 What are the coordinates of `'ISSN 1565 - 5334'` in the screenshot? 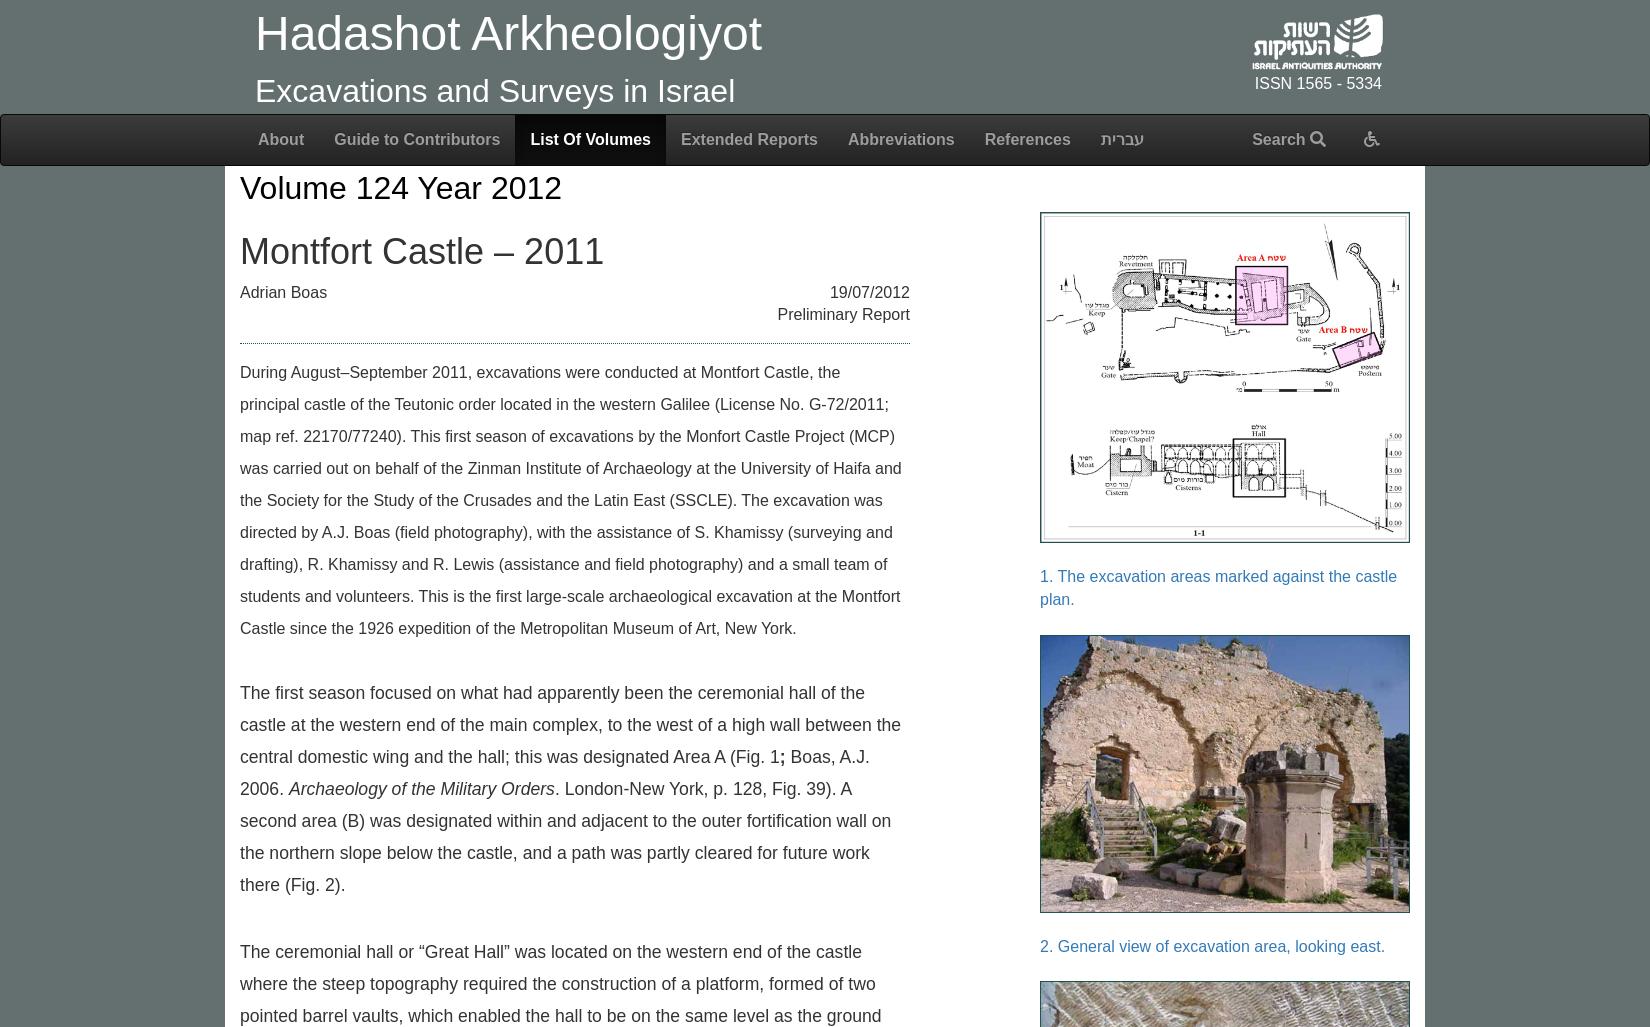 It's located at (1253, 82).